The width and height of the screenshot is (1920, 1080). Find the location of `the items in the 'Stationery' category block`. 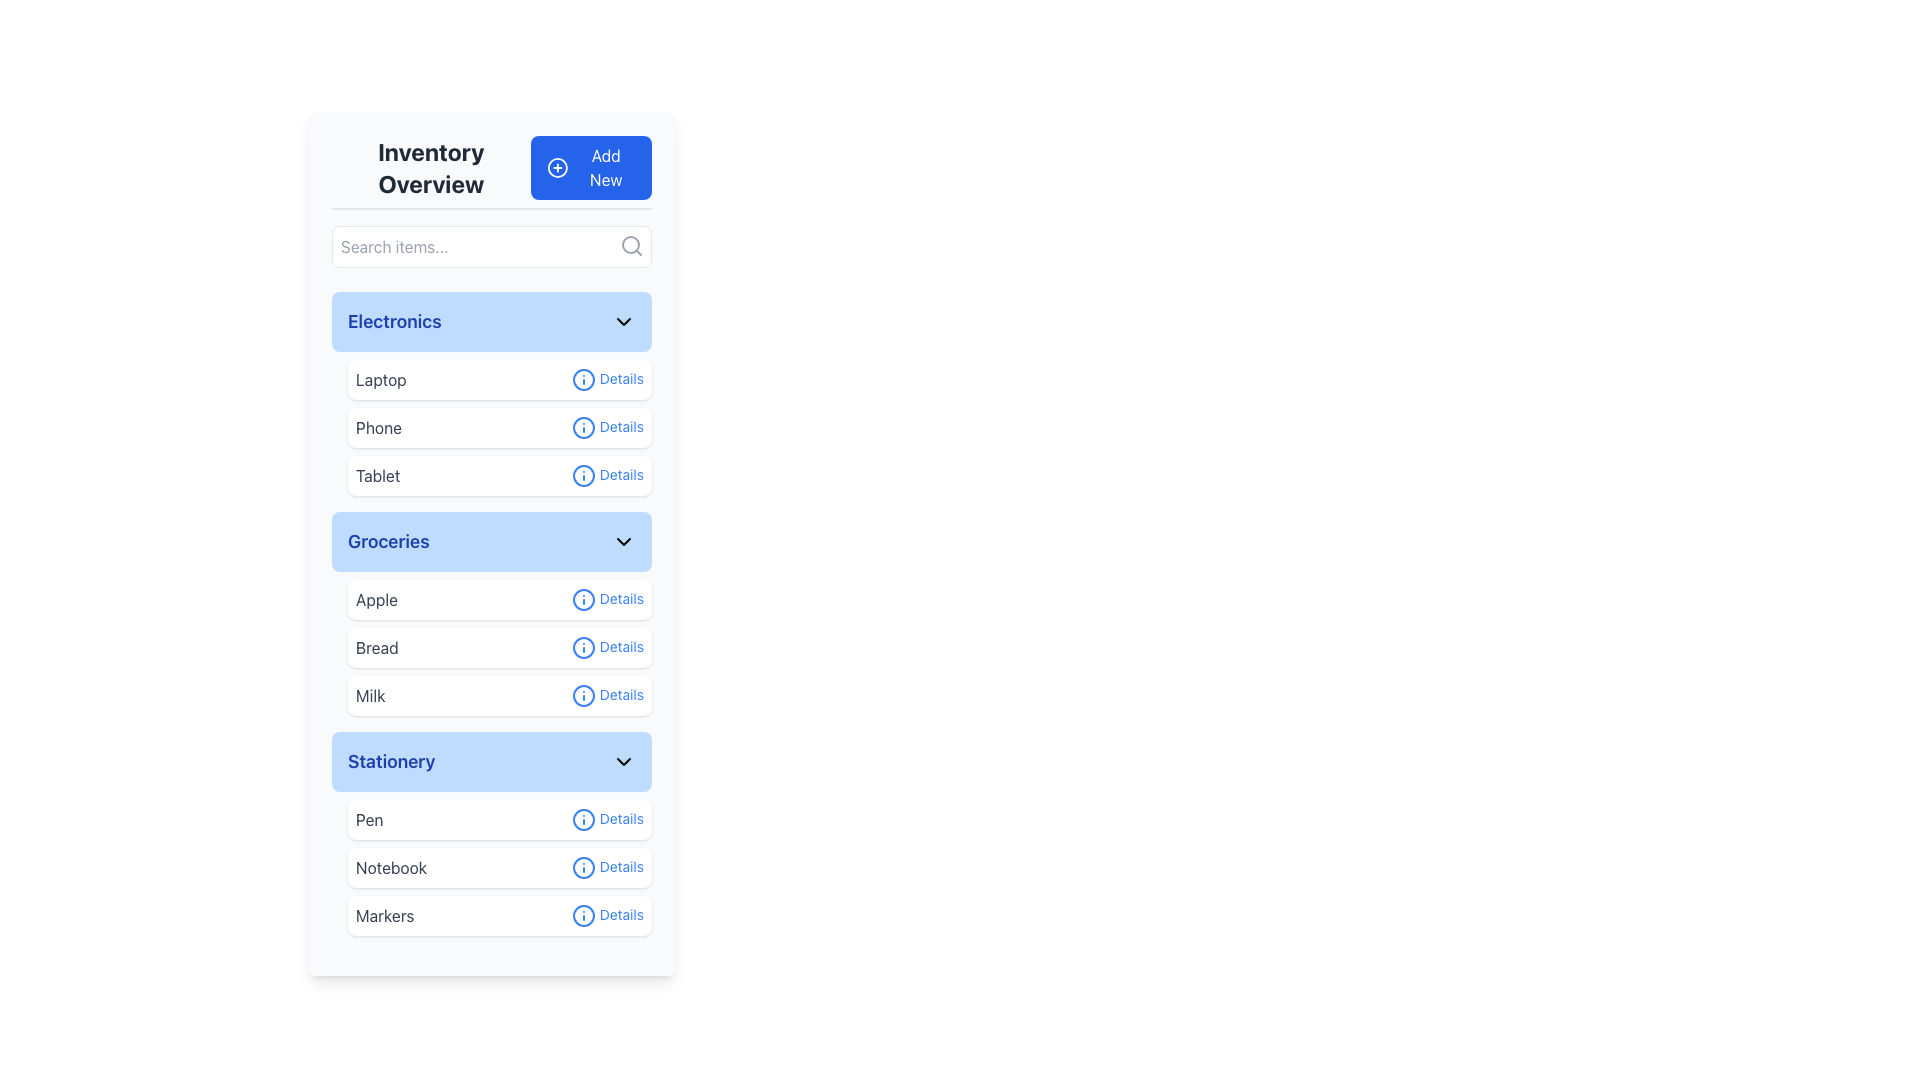

the items in the 'Stationery' category block is located at coordinates (491, 833).